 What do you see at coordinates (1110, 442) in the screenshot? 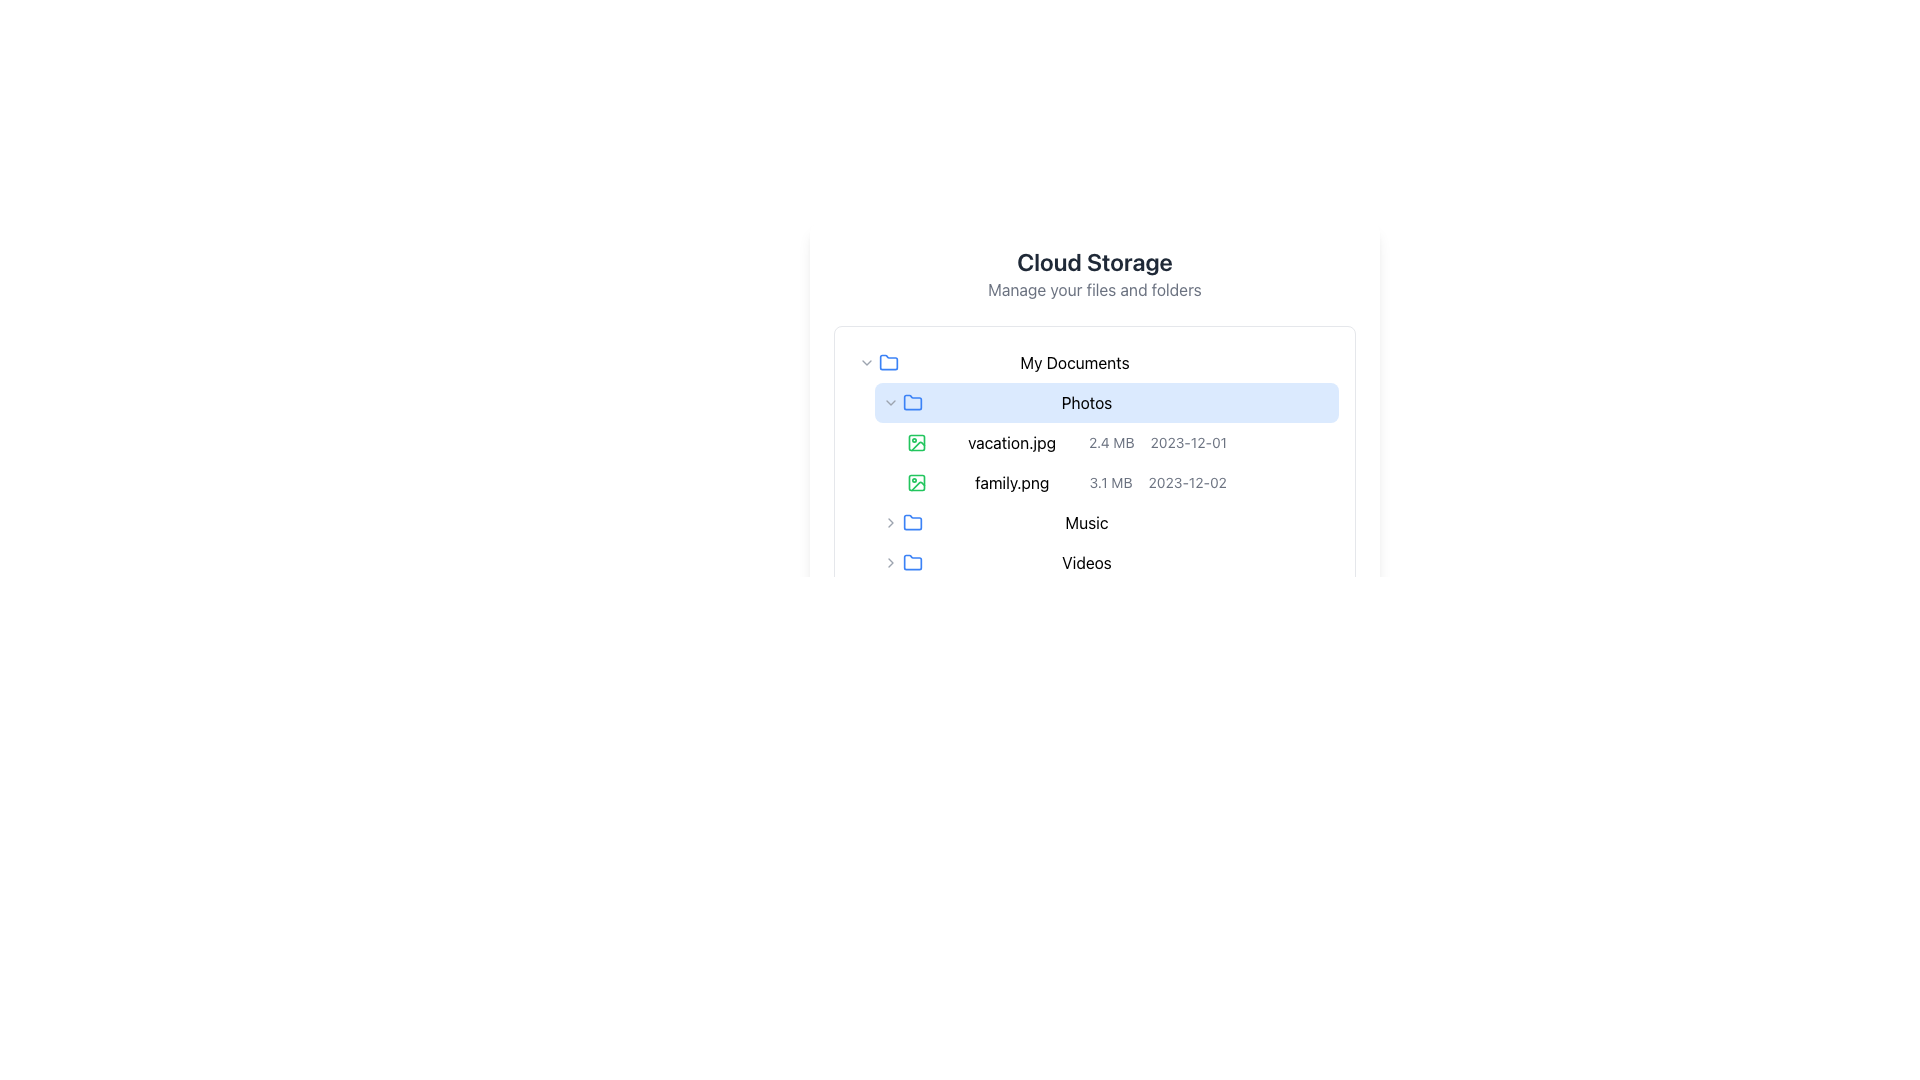
I see `the text label element displaying '2.4 MB', which is located to the right of the file name 'vacation.jpg' in the table-like display of the file manager` at bounding box center [1110, 442].